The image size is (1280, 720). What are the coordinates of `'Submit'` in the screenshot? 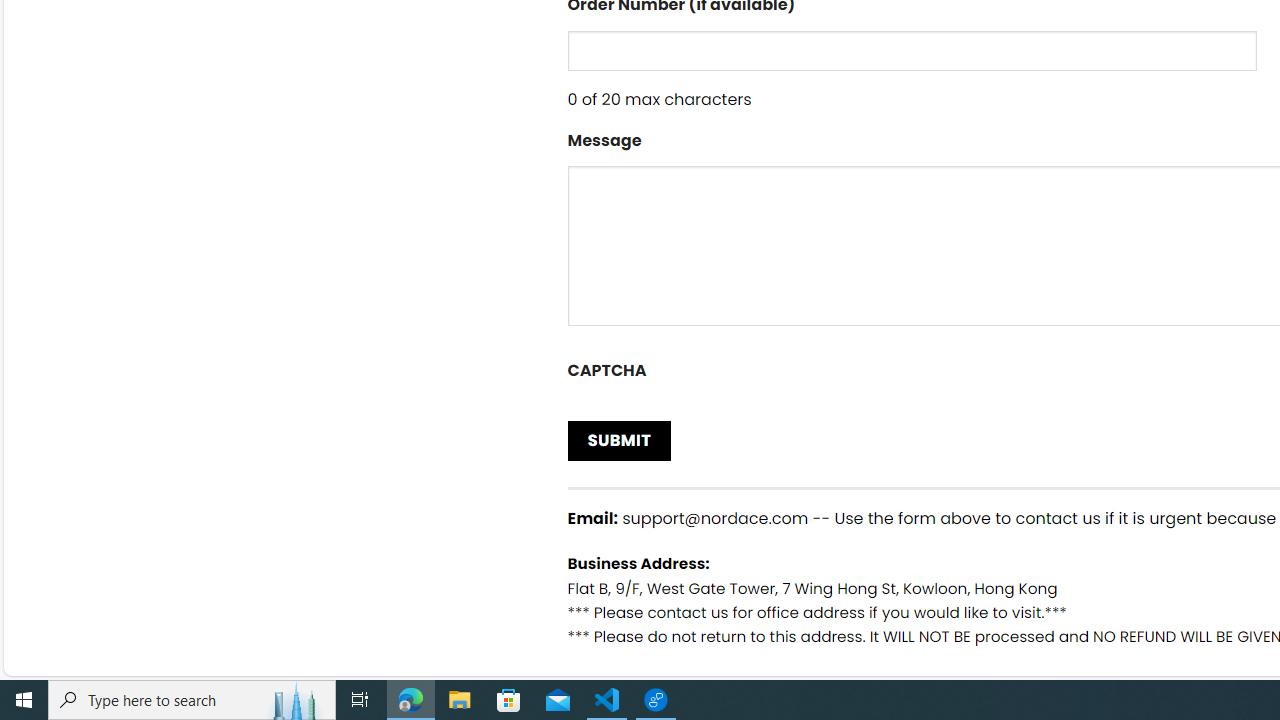 It's located at (618, 439).